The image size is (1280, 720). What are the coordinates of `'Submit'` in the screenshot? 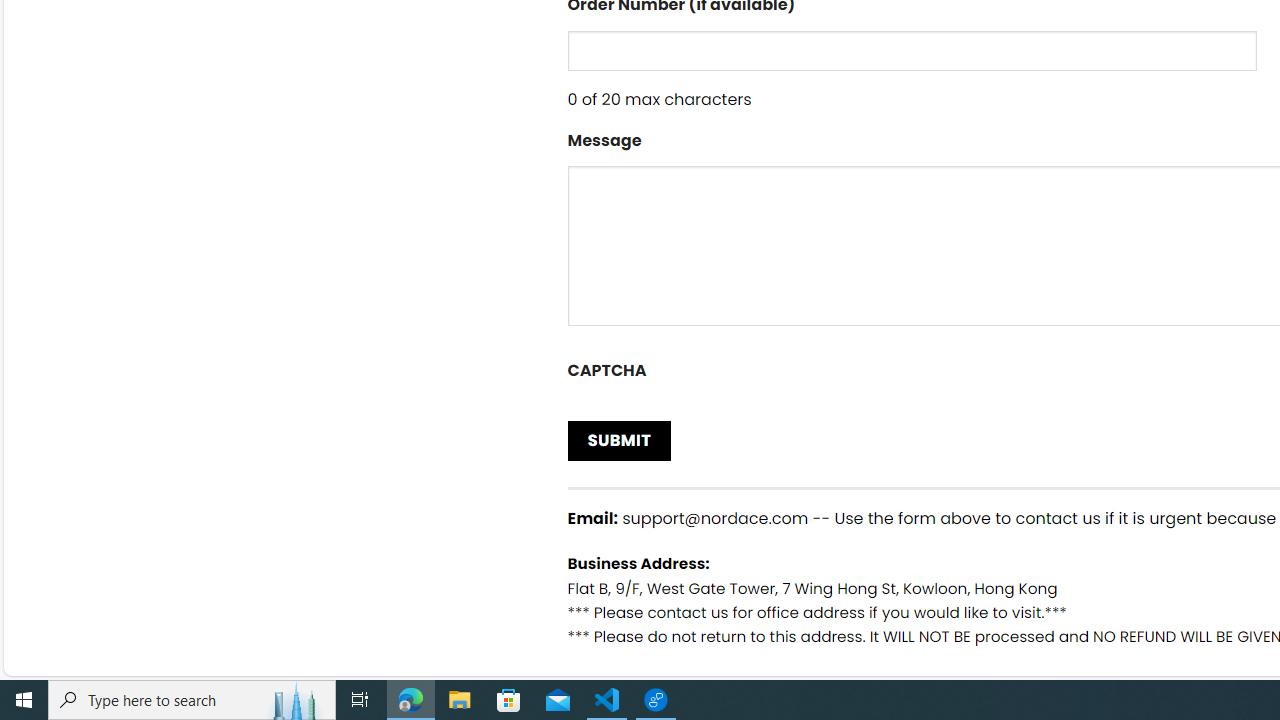 It's located at (618, 439).